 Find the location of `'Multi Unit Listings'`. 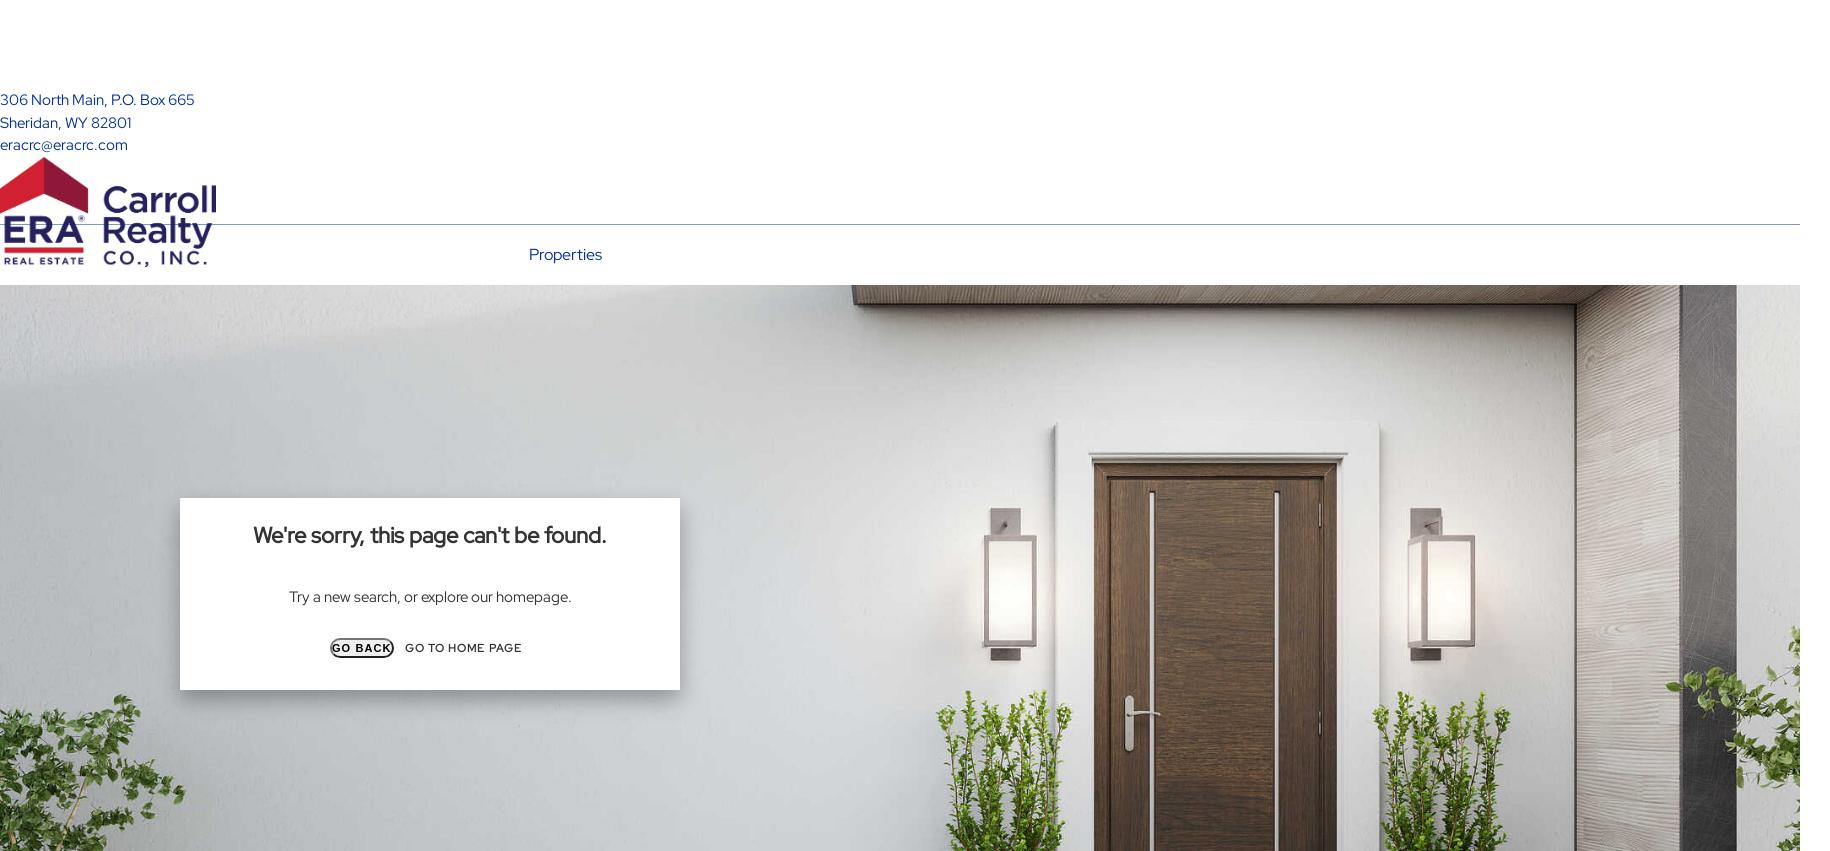

'Multi Unit Listings' is located at coordinates (560, 375).